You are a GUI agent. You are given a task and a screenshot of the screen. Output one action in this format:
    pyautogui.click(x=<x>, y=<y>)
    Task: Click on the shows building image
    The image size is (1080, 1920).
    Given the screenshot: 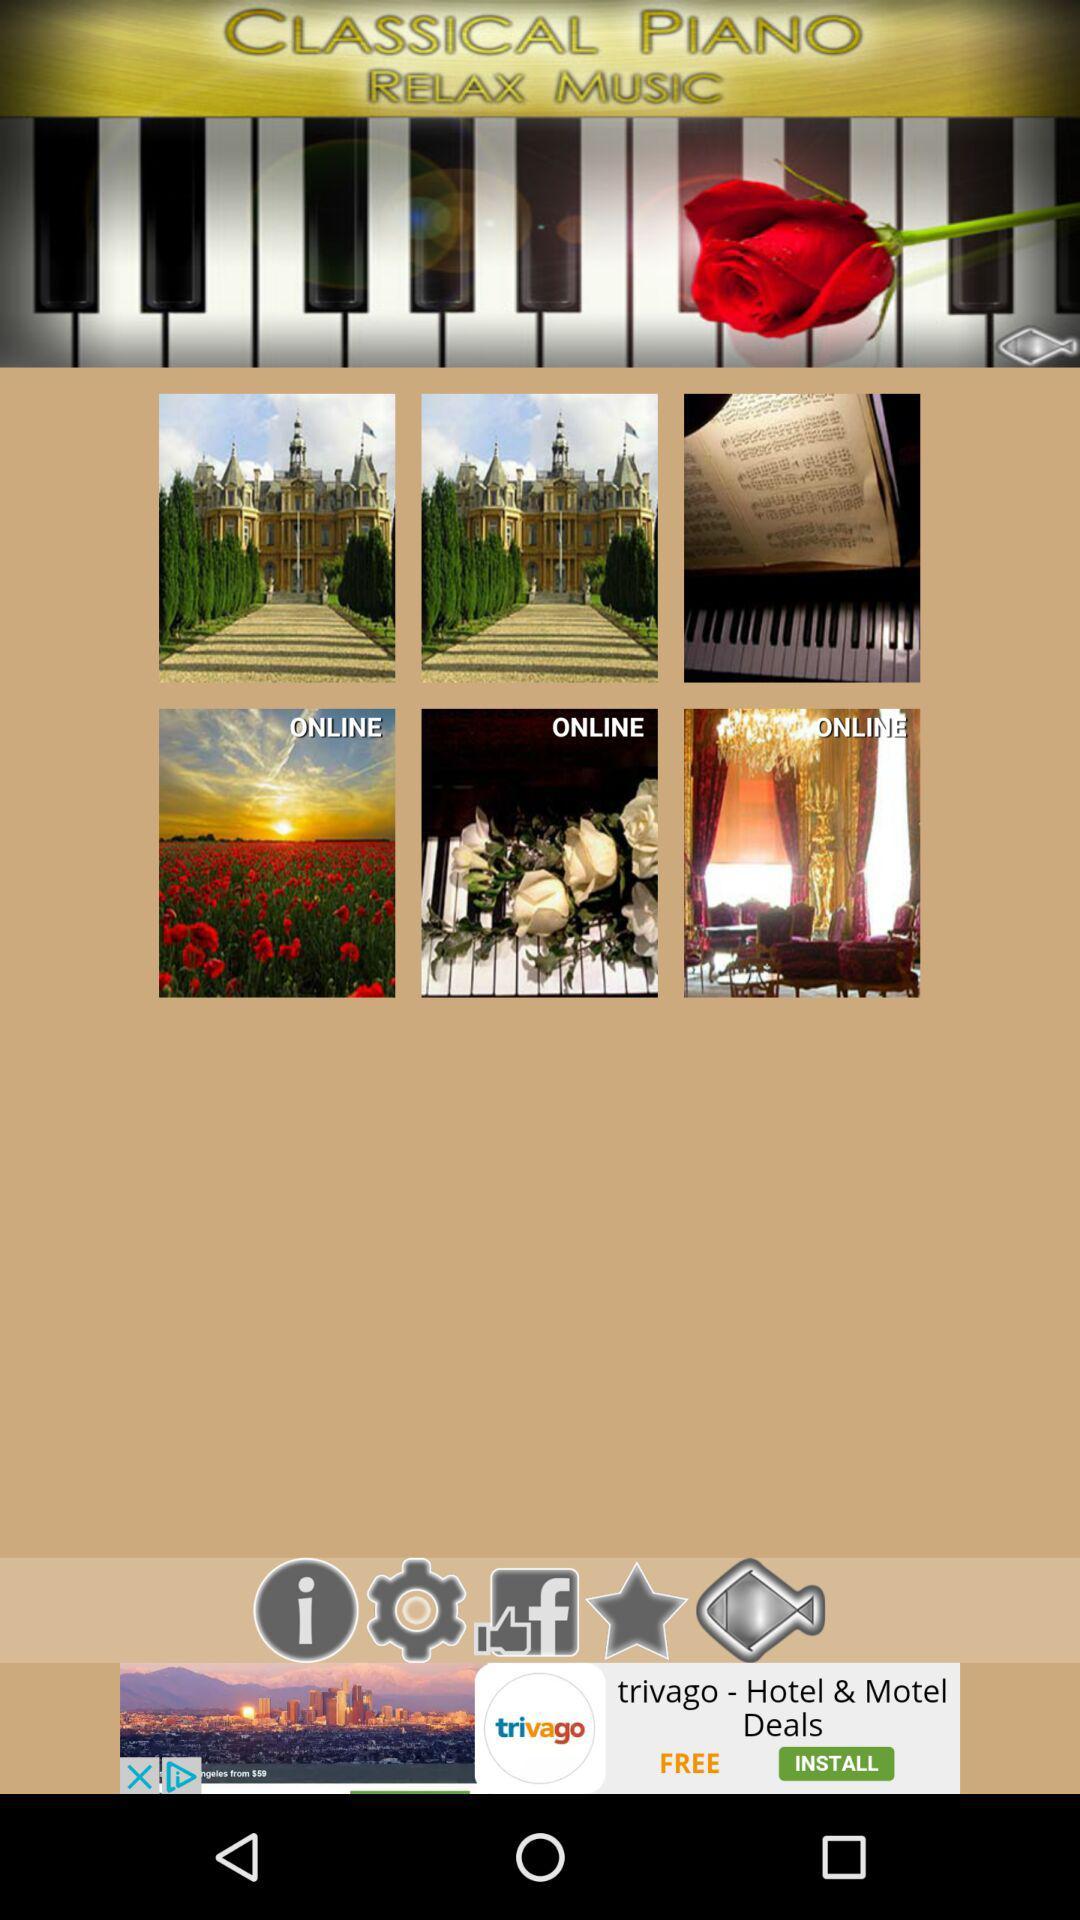 What is the action you would take?
    pyautogui.click(x=801, y=538)
    